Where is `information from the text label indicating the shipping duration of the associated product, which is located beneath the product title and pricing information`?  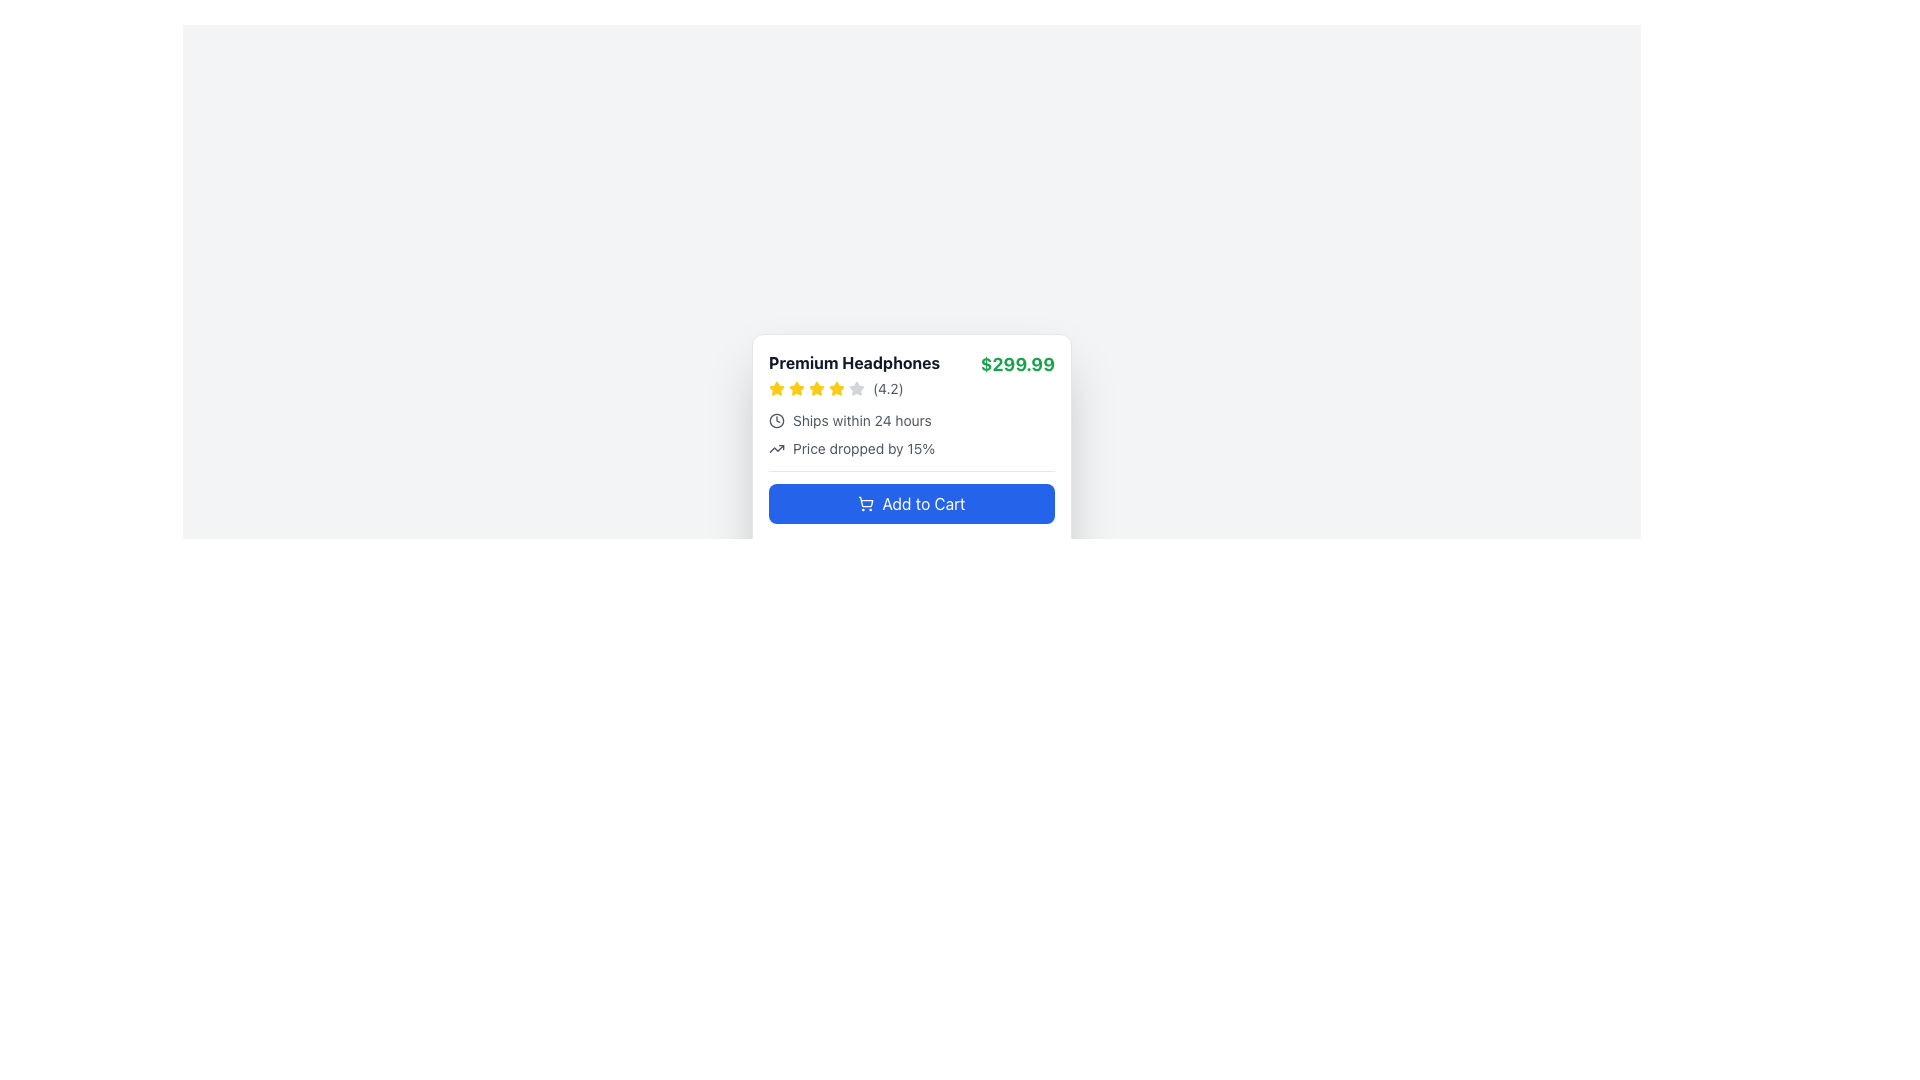 information from the text label indicating the shipping duration of the associated product, which is located beneath the product title and pricing information is located at coordinates (862, 419).